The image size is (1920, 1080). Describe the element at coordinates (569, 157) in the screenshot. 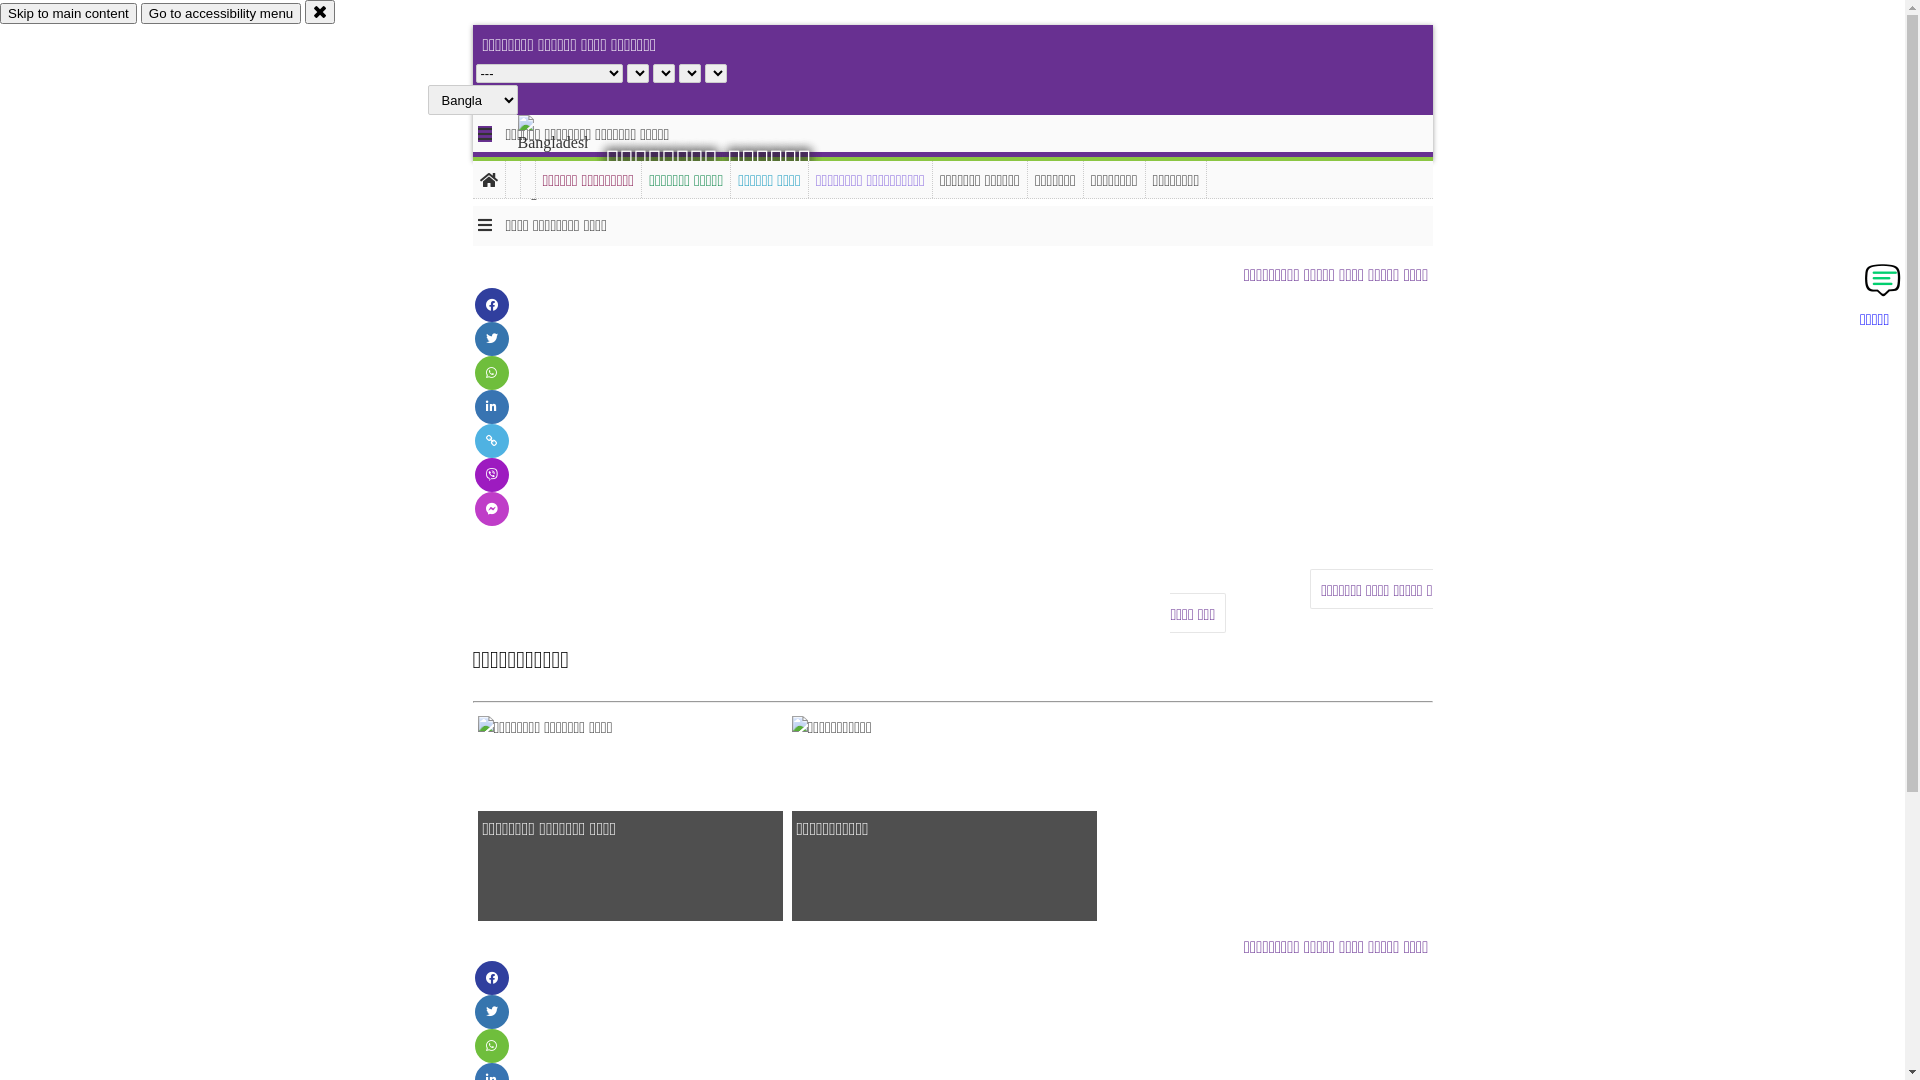

I see `'` at that location.